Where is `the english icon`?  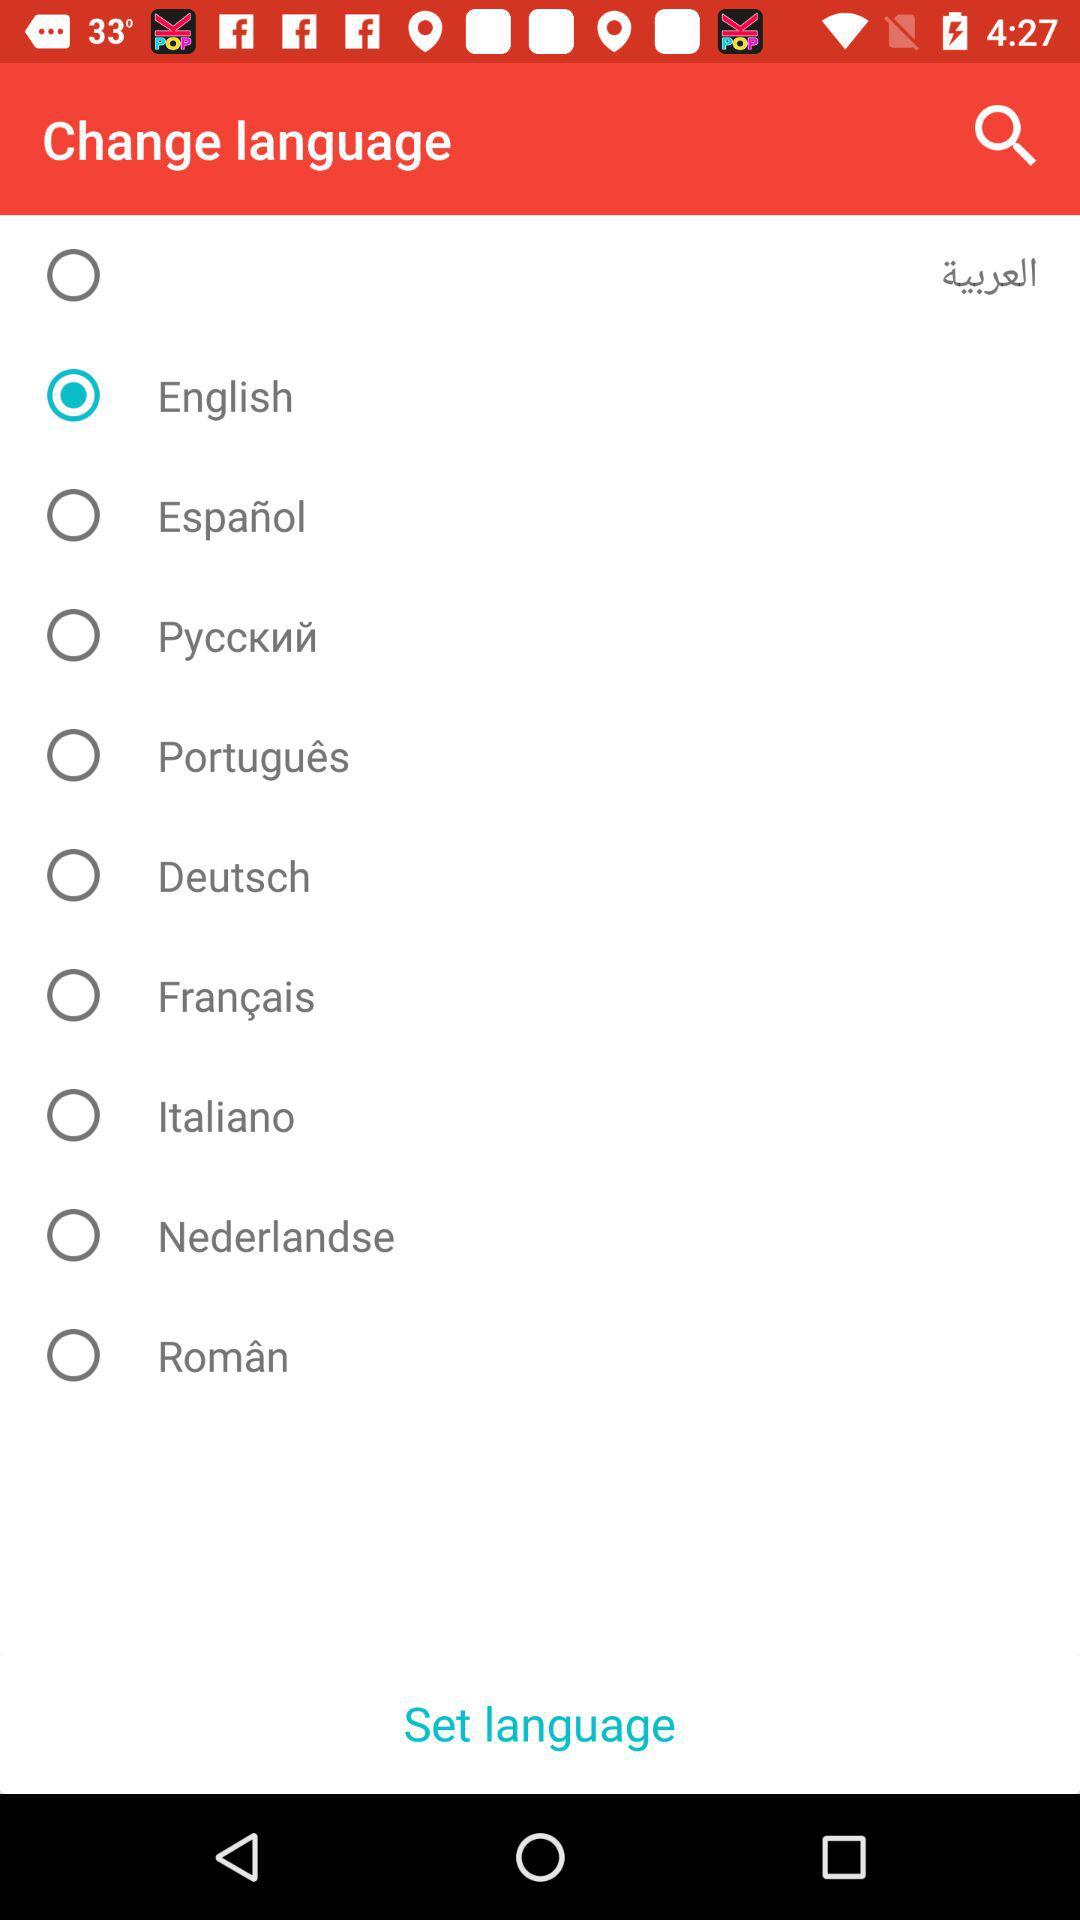
the english icon is located at coordinates (555, 395).